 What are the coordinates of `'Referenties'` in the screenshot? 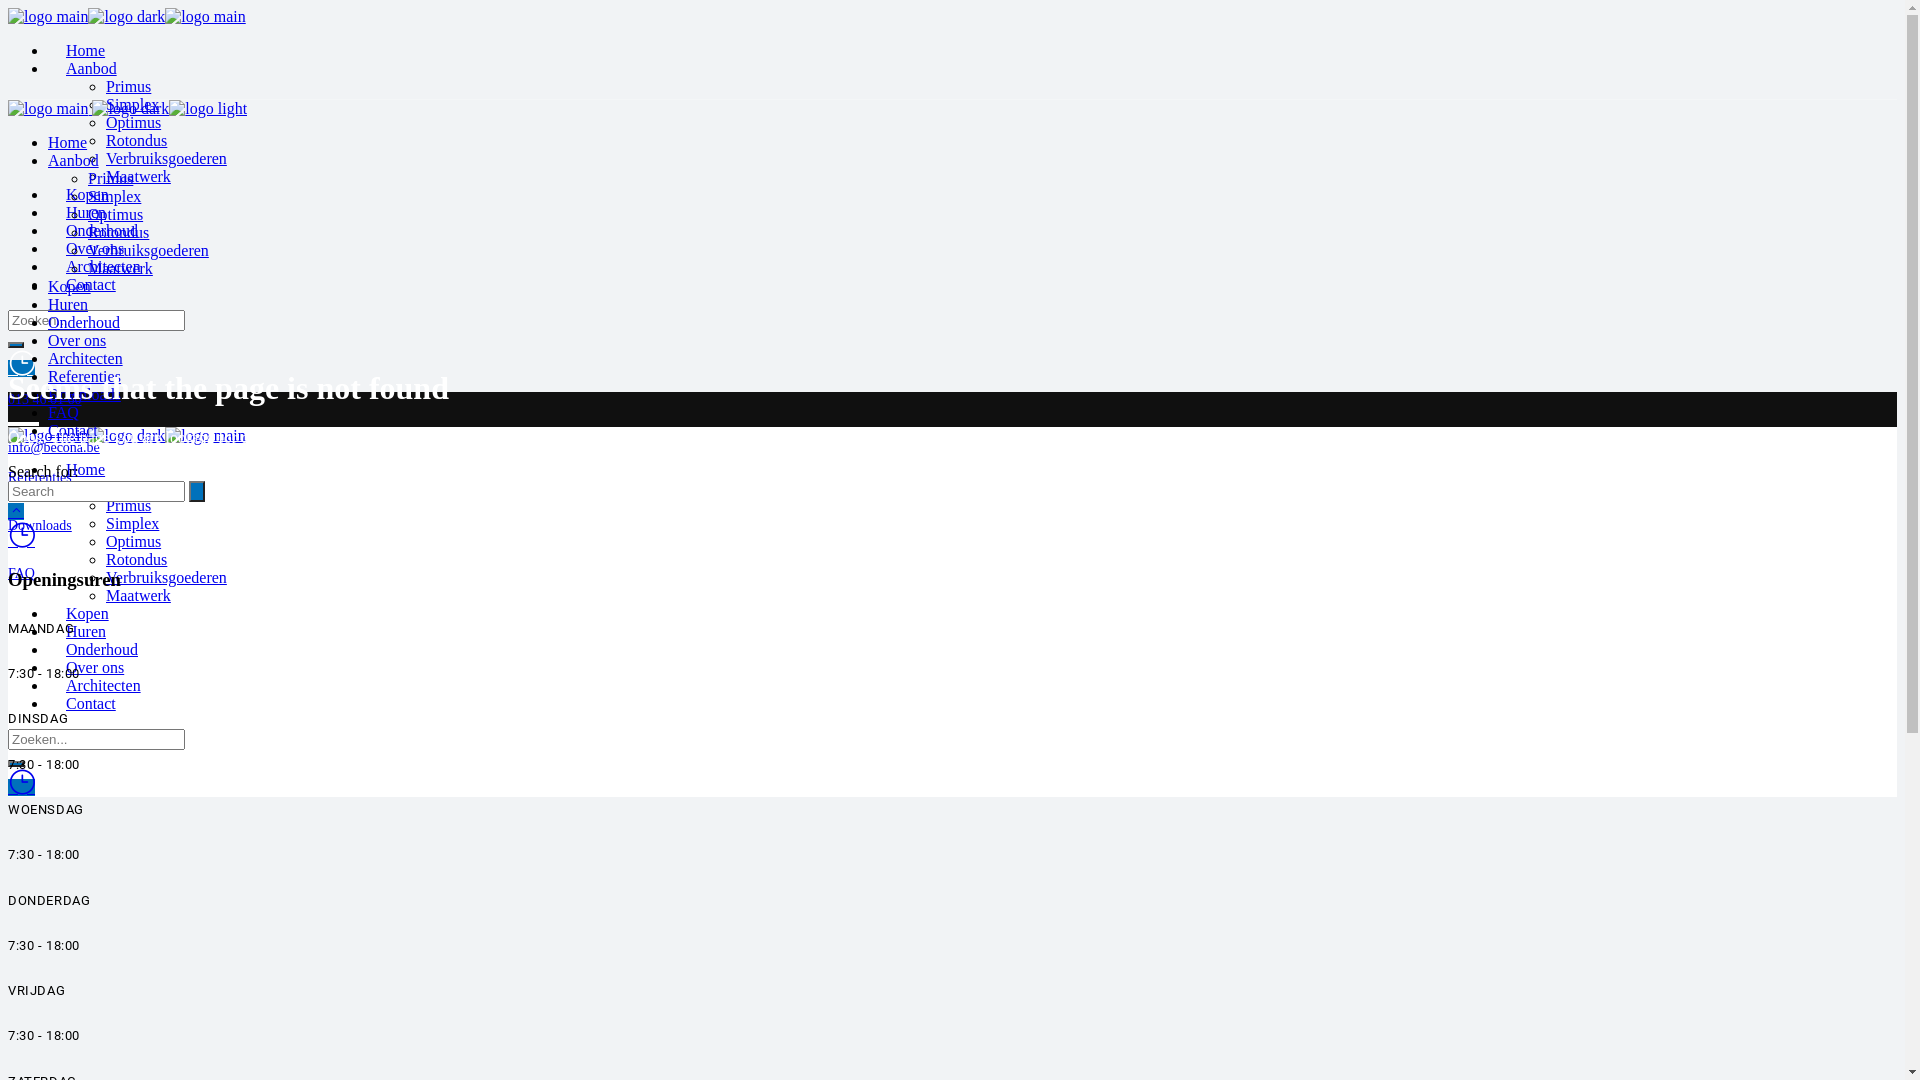 It's located at (48, 376).